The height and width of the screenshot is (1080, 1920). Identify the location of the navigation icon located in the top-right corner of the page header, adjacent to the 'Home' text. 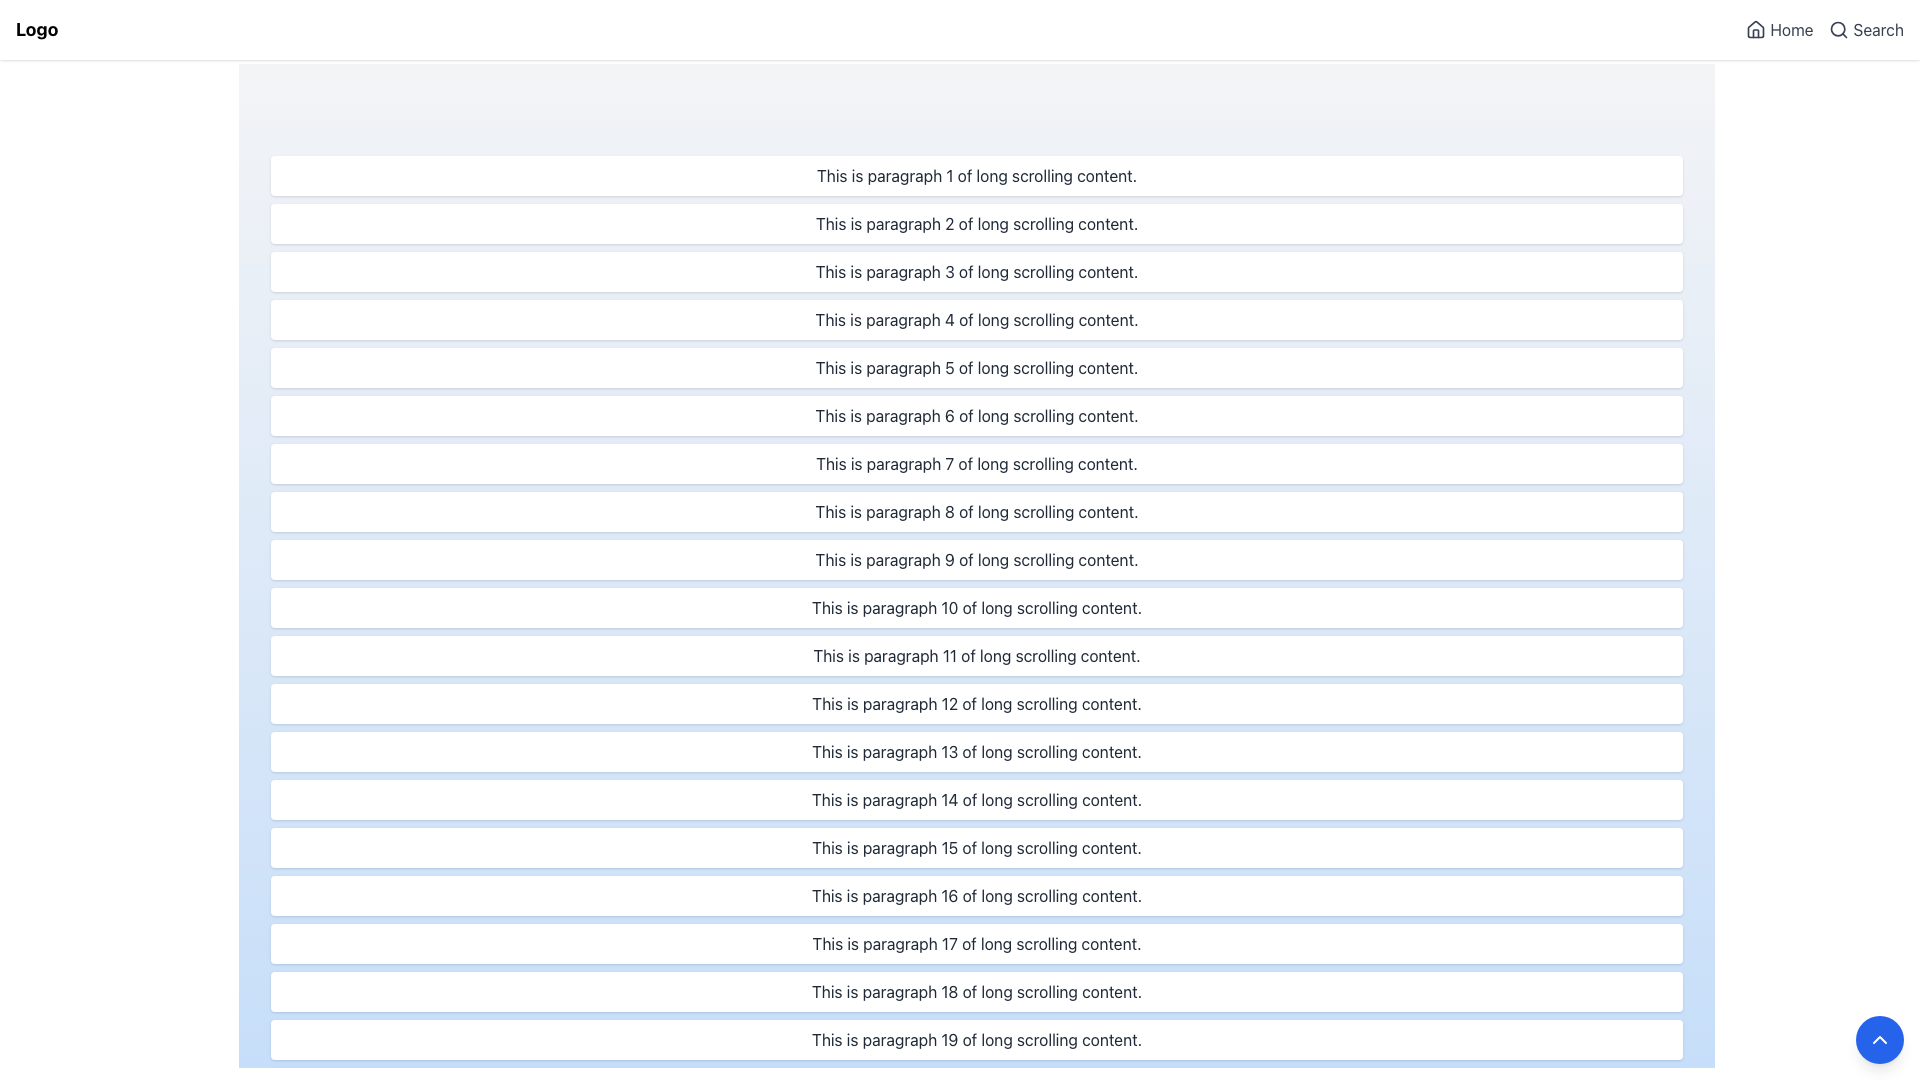
(1755, 29).